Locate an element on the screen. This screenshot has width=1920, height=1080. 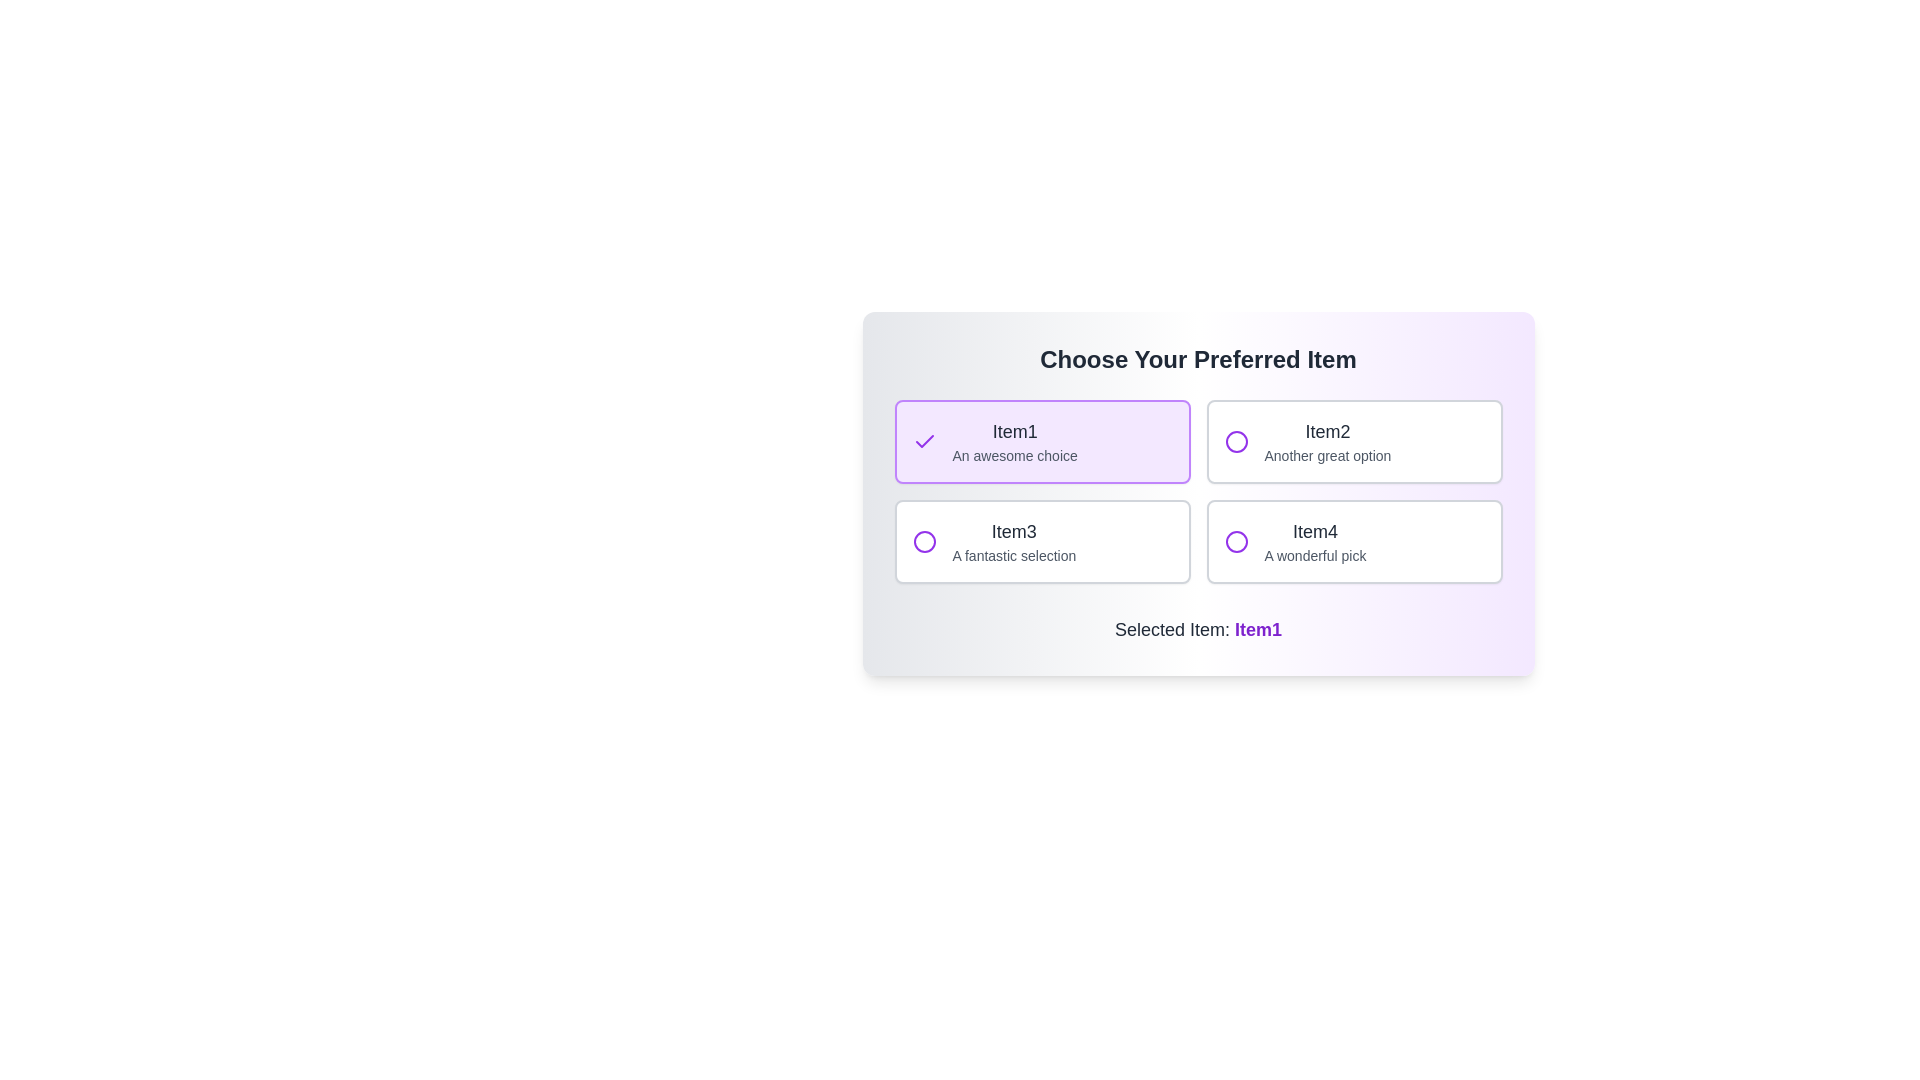
the text label that indicates the currently selected item, which is part of the phrase 'Selected Item: Item1' located at the rightmost part of the sentence is located at coordinates (1257, 628).